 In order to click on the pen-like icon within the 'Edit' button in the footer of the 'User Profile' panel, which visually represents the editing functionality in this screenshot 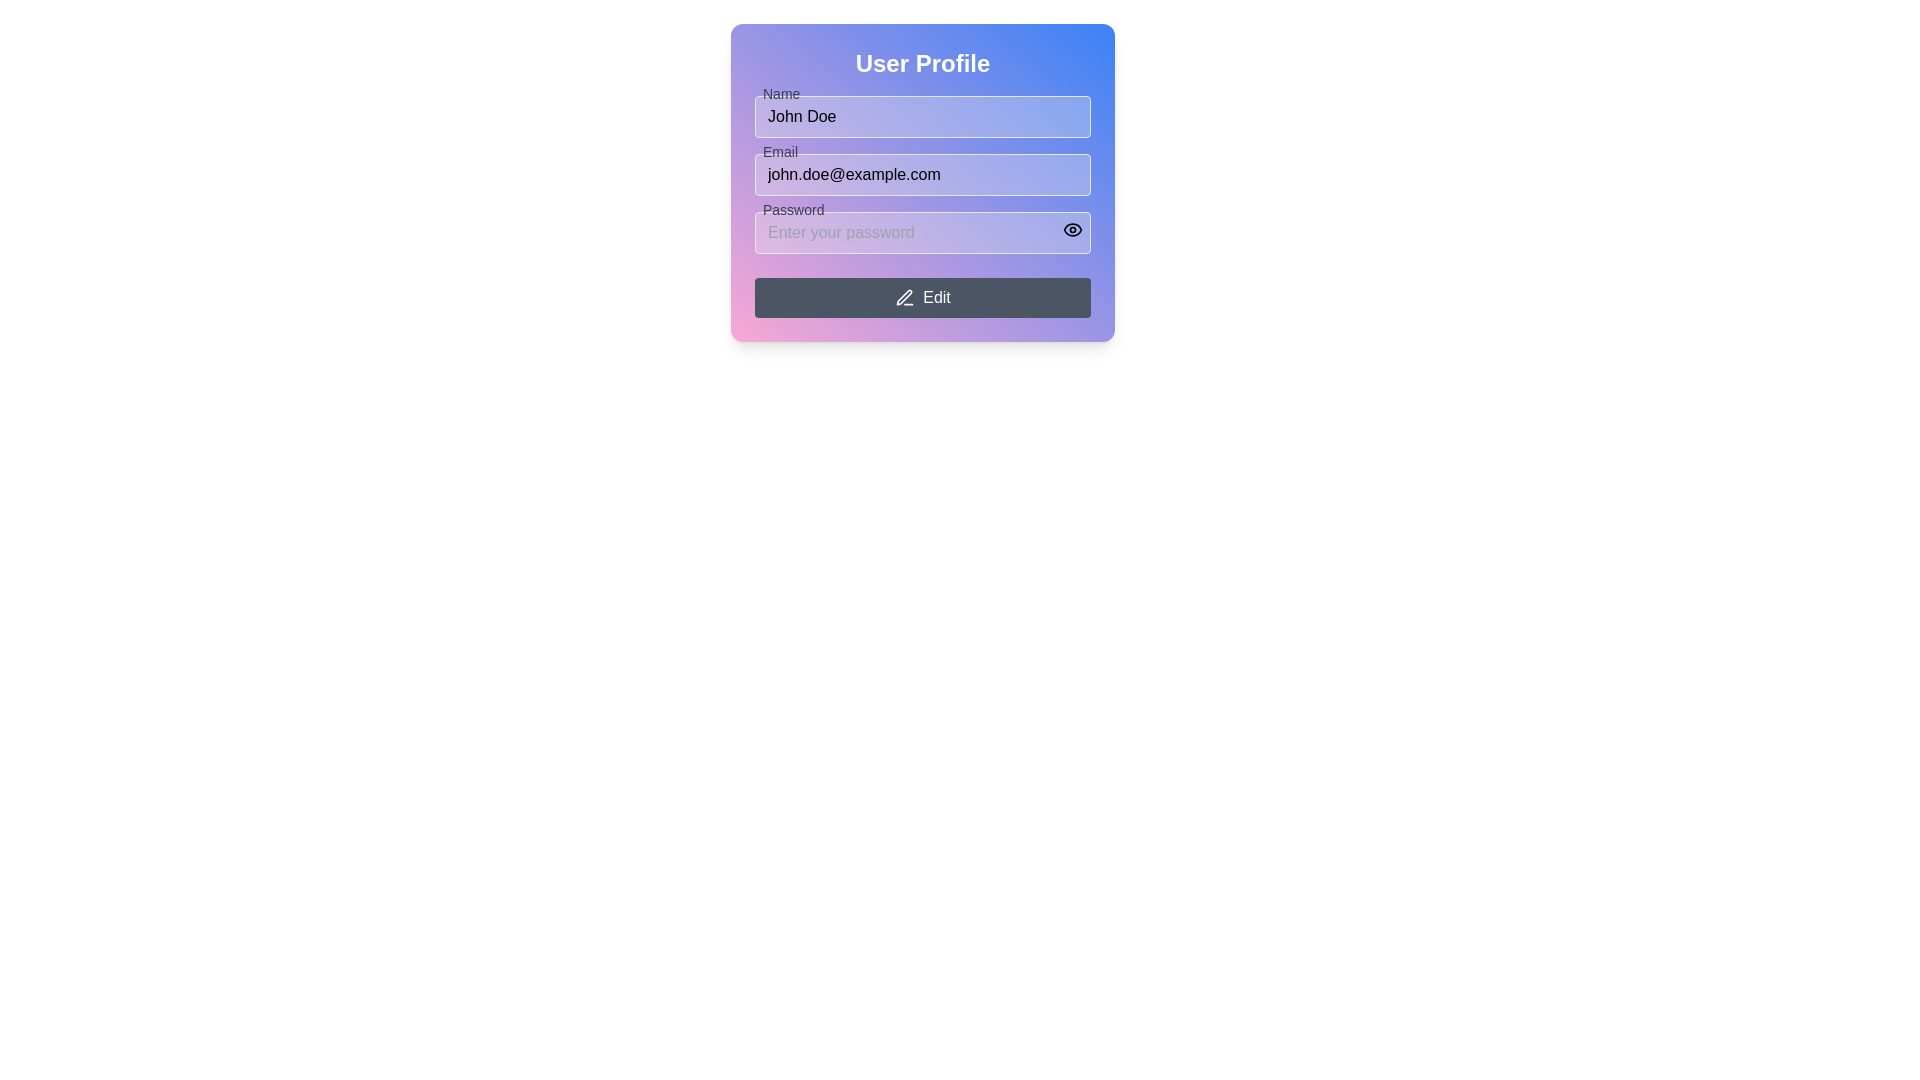, I will do `click(903, 297)`.